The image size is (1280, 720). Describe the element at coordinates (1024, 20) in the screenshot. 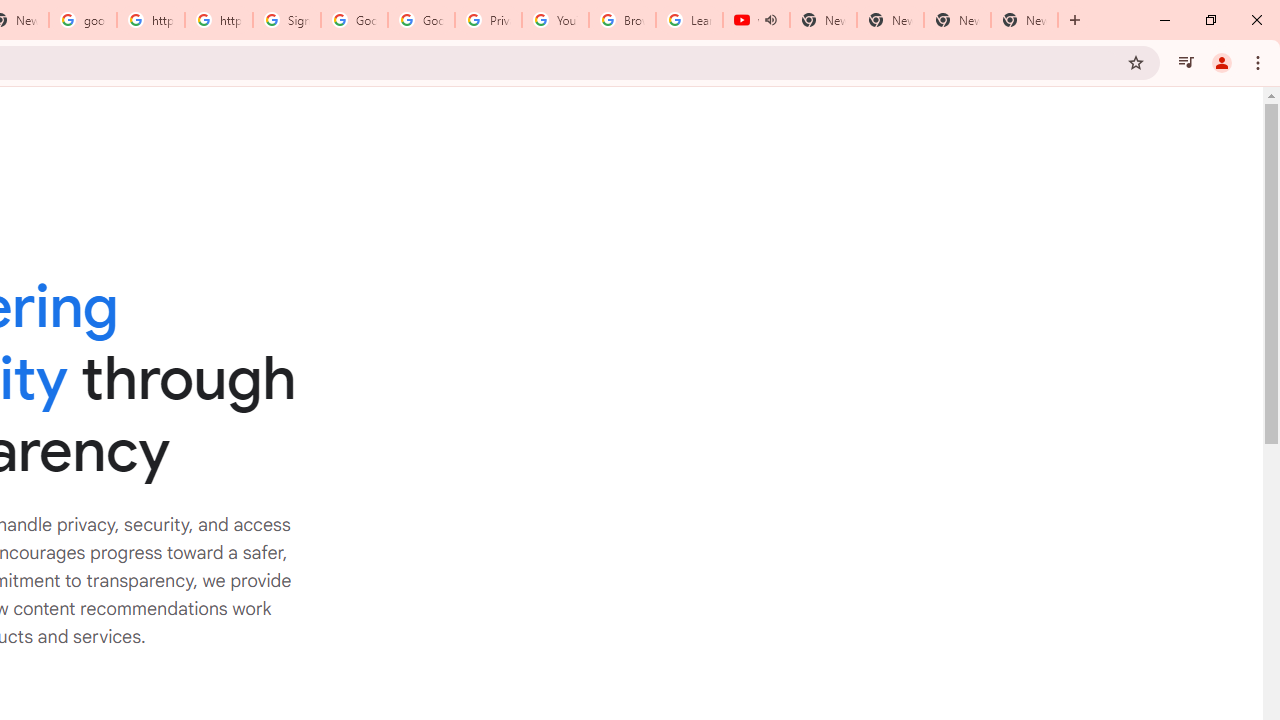

I see `'New Tab'` at that location.